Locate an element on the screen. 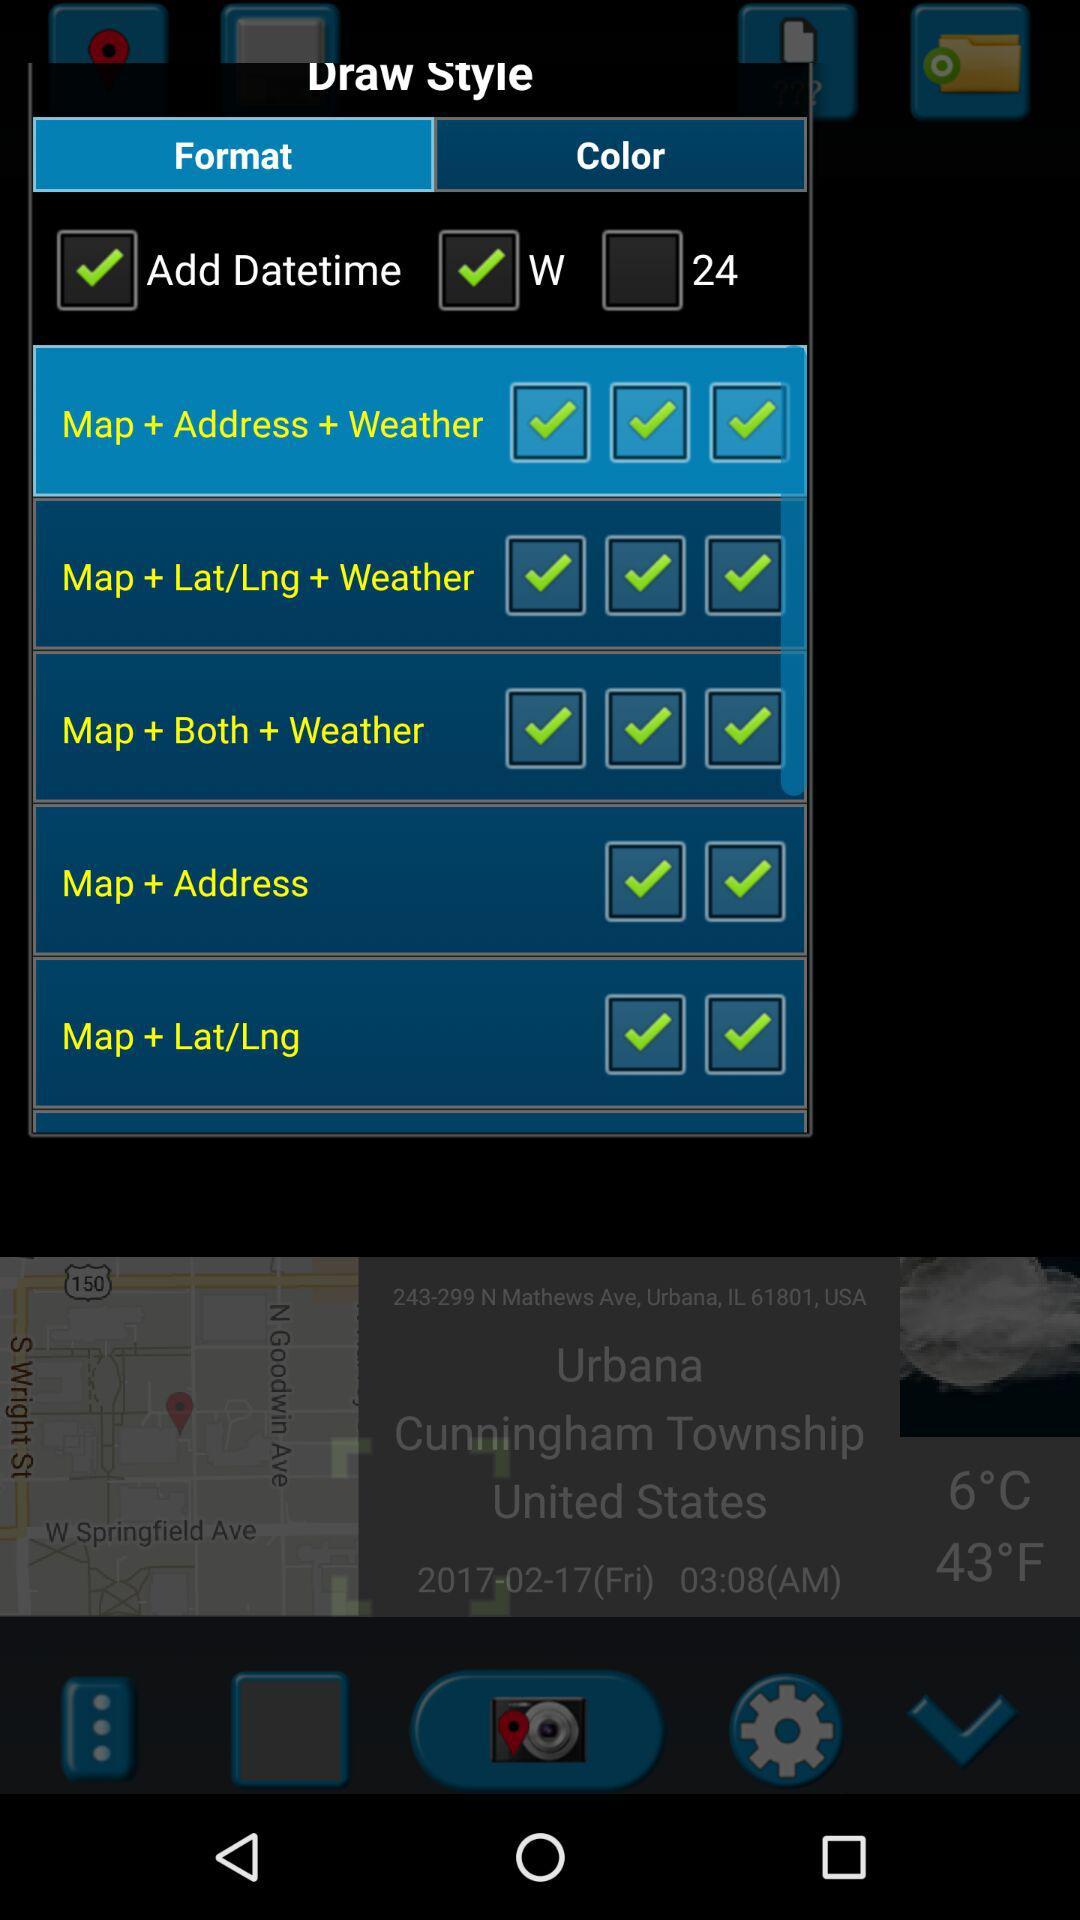 This screenshot has width=1080, height=1920. map and weather toggle is located at coordinates (644, 725).